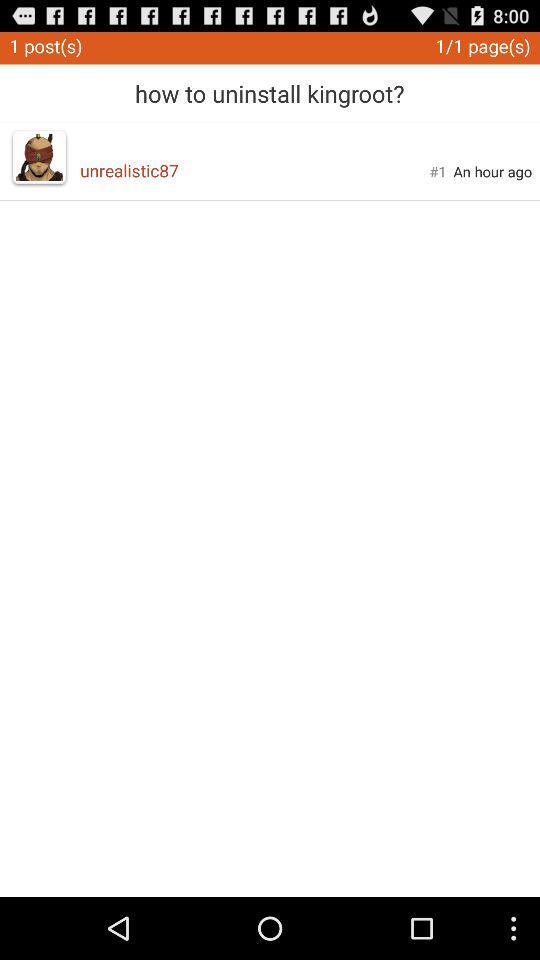  Describe the element at coordinates (254, 169) in the screenshot. I see `app to the left of #1 app` at that location.